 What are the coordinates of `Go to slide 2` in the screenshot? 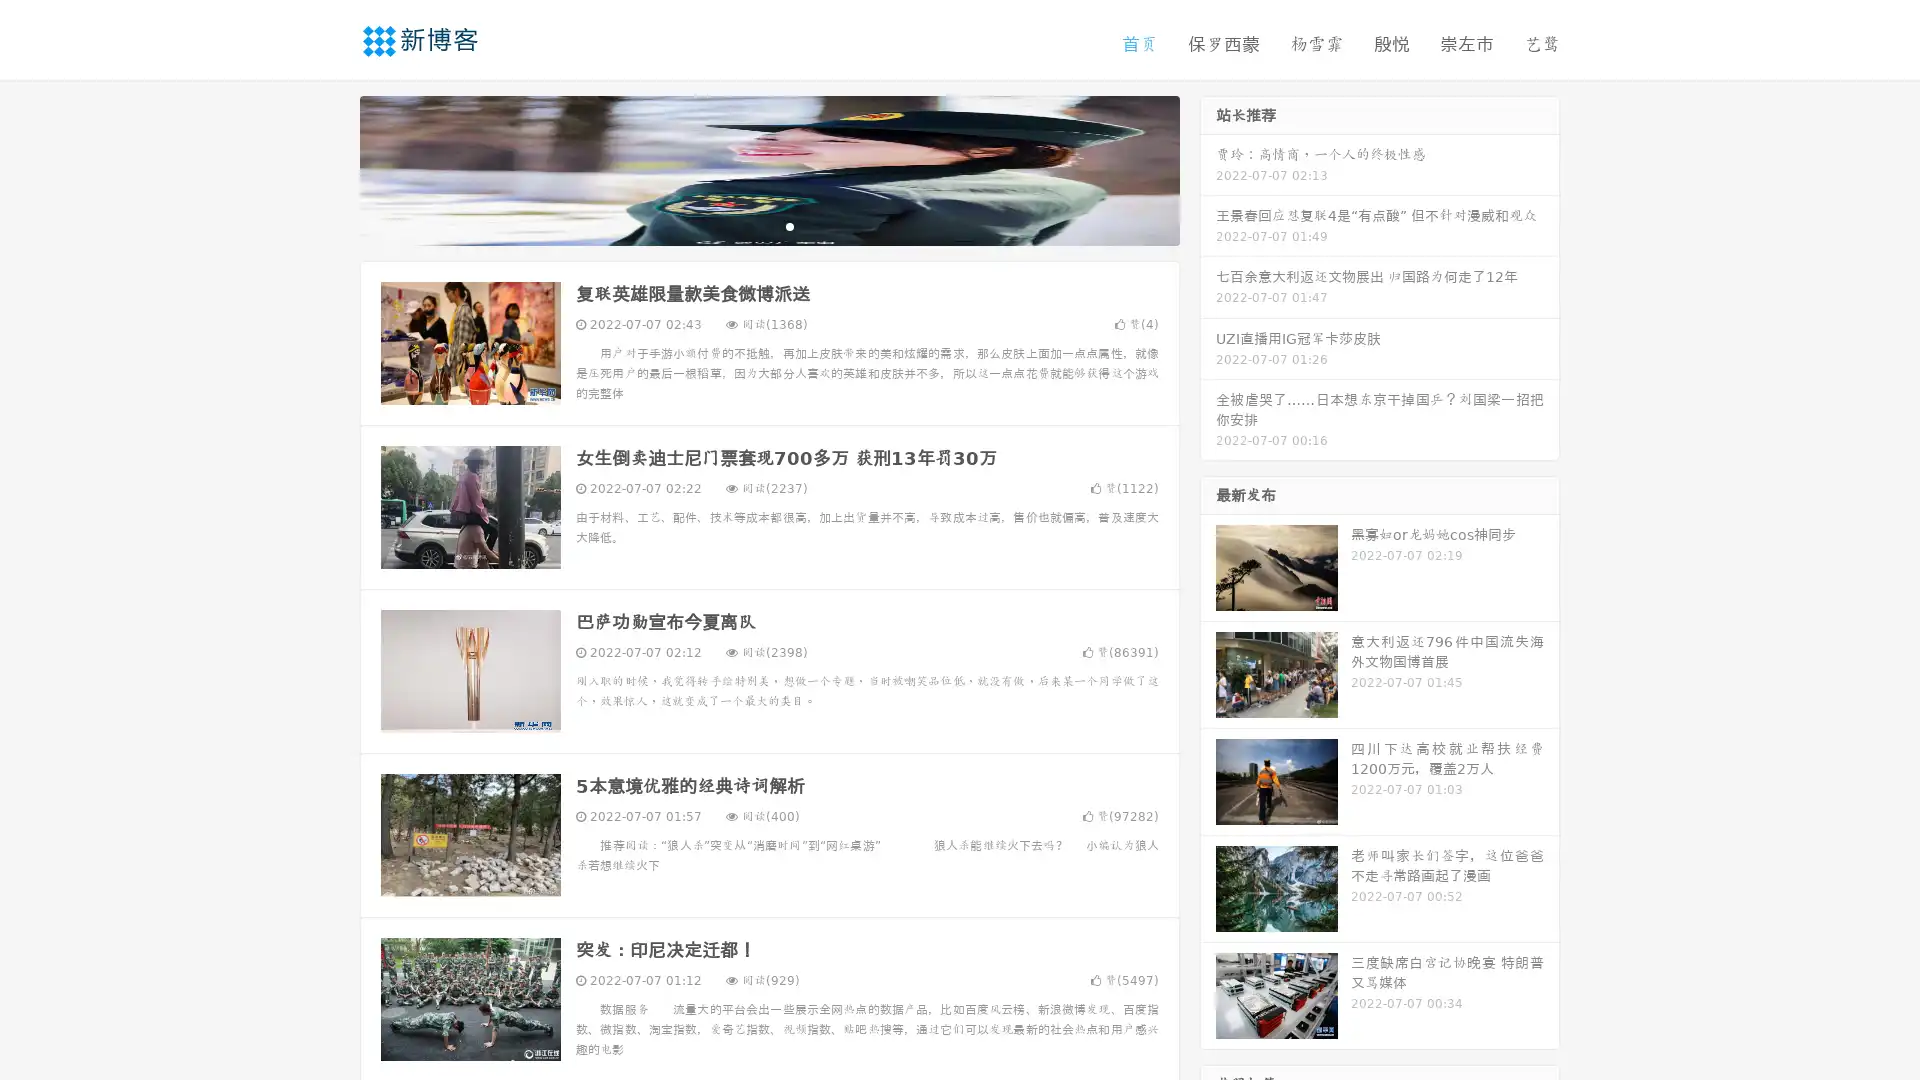 It's located at (768, 225).